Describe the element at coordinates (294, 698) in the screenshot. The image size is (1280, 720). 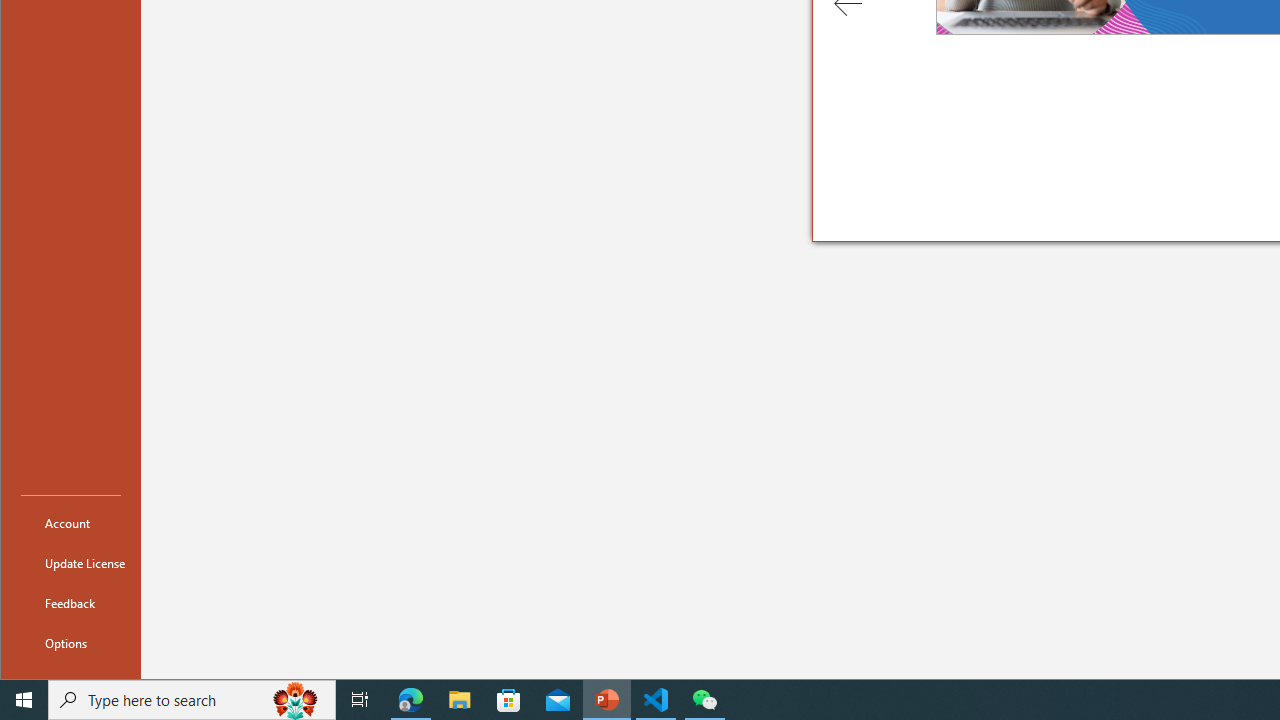
I see `'Search highlights icon opens search home window'` at that location.